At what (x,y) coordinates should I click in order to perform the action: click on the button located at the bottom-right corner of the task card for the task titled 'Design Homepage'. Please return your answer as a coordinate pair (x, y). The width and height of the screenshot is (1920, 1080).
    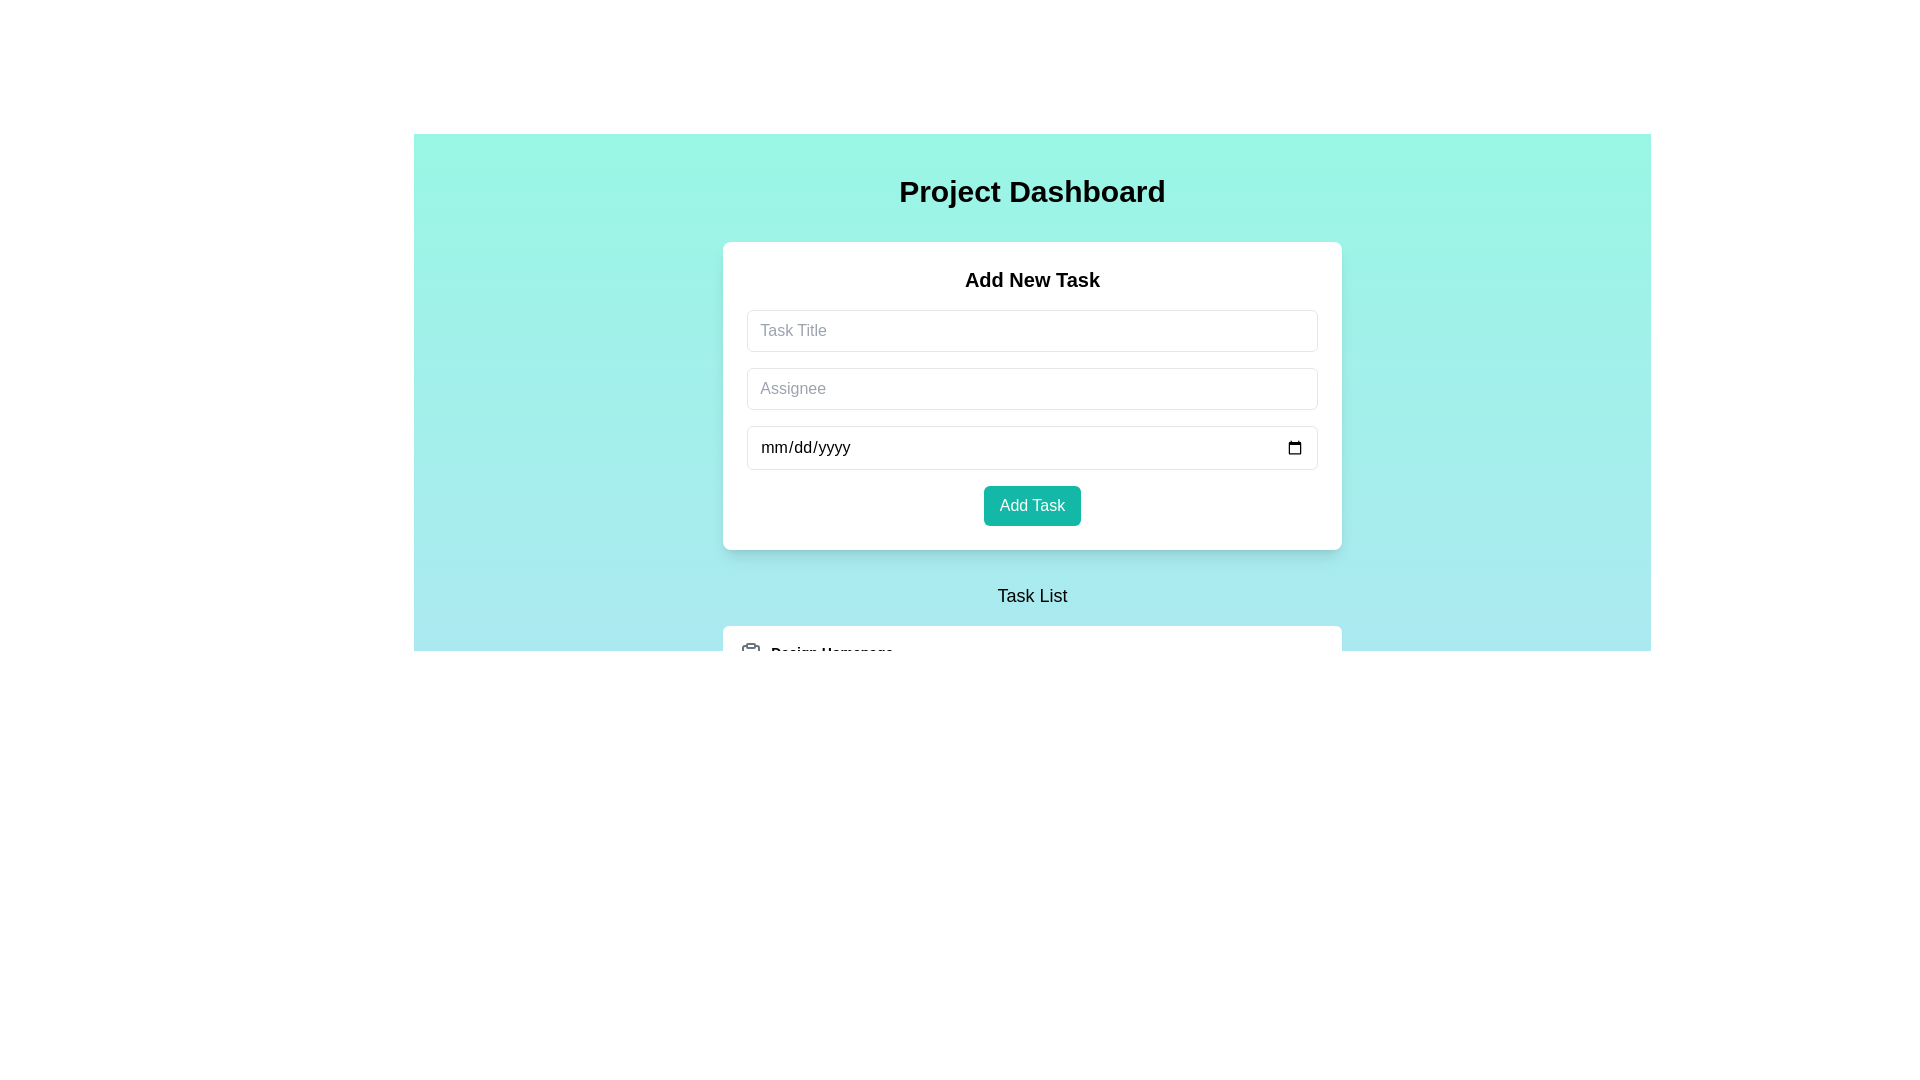
    Looking at the image, I should click on (1247, 677).